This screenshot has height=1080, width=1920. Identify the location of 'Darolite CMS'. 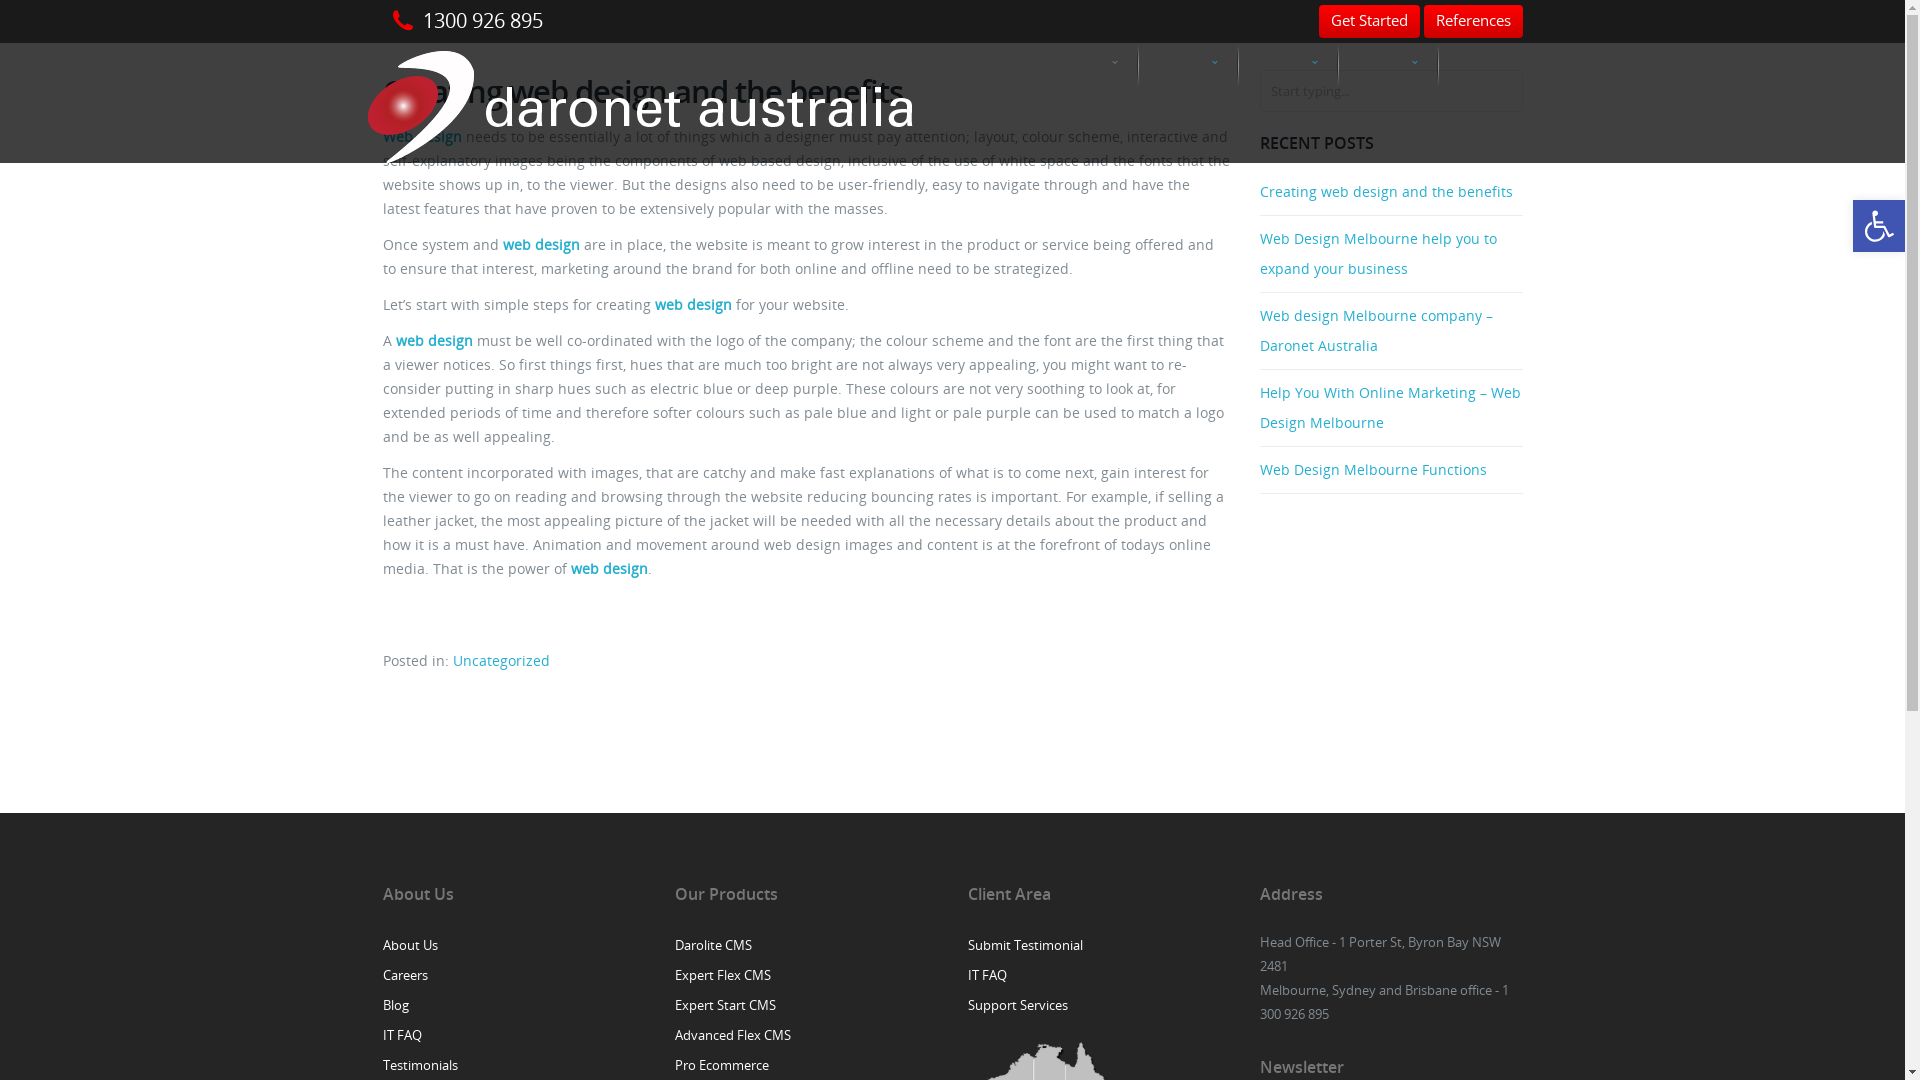
(713, 945).